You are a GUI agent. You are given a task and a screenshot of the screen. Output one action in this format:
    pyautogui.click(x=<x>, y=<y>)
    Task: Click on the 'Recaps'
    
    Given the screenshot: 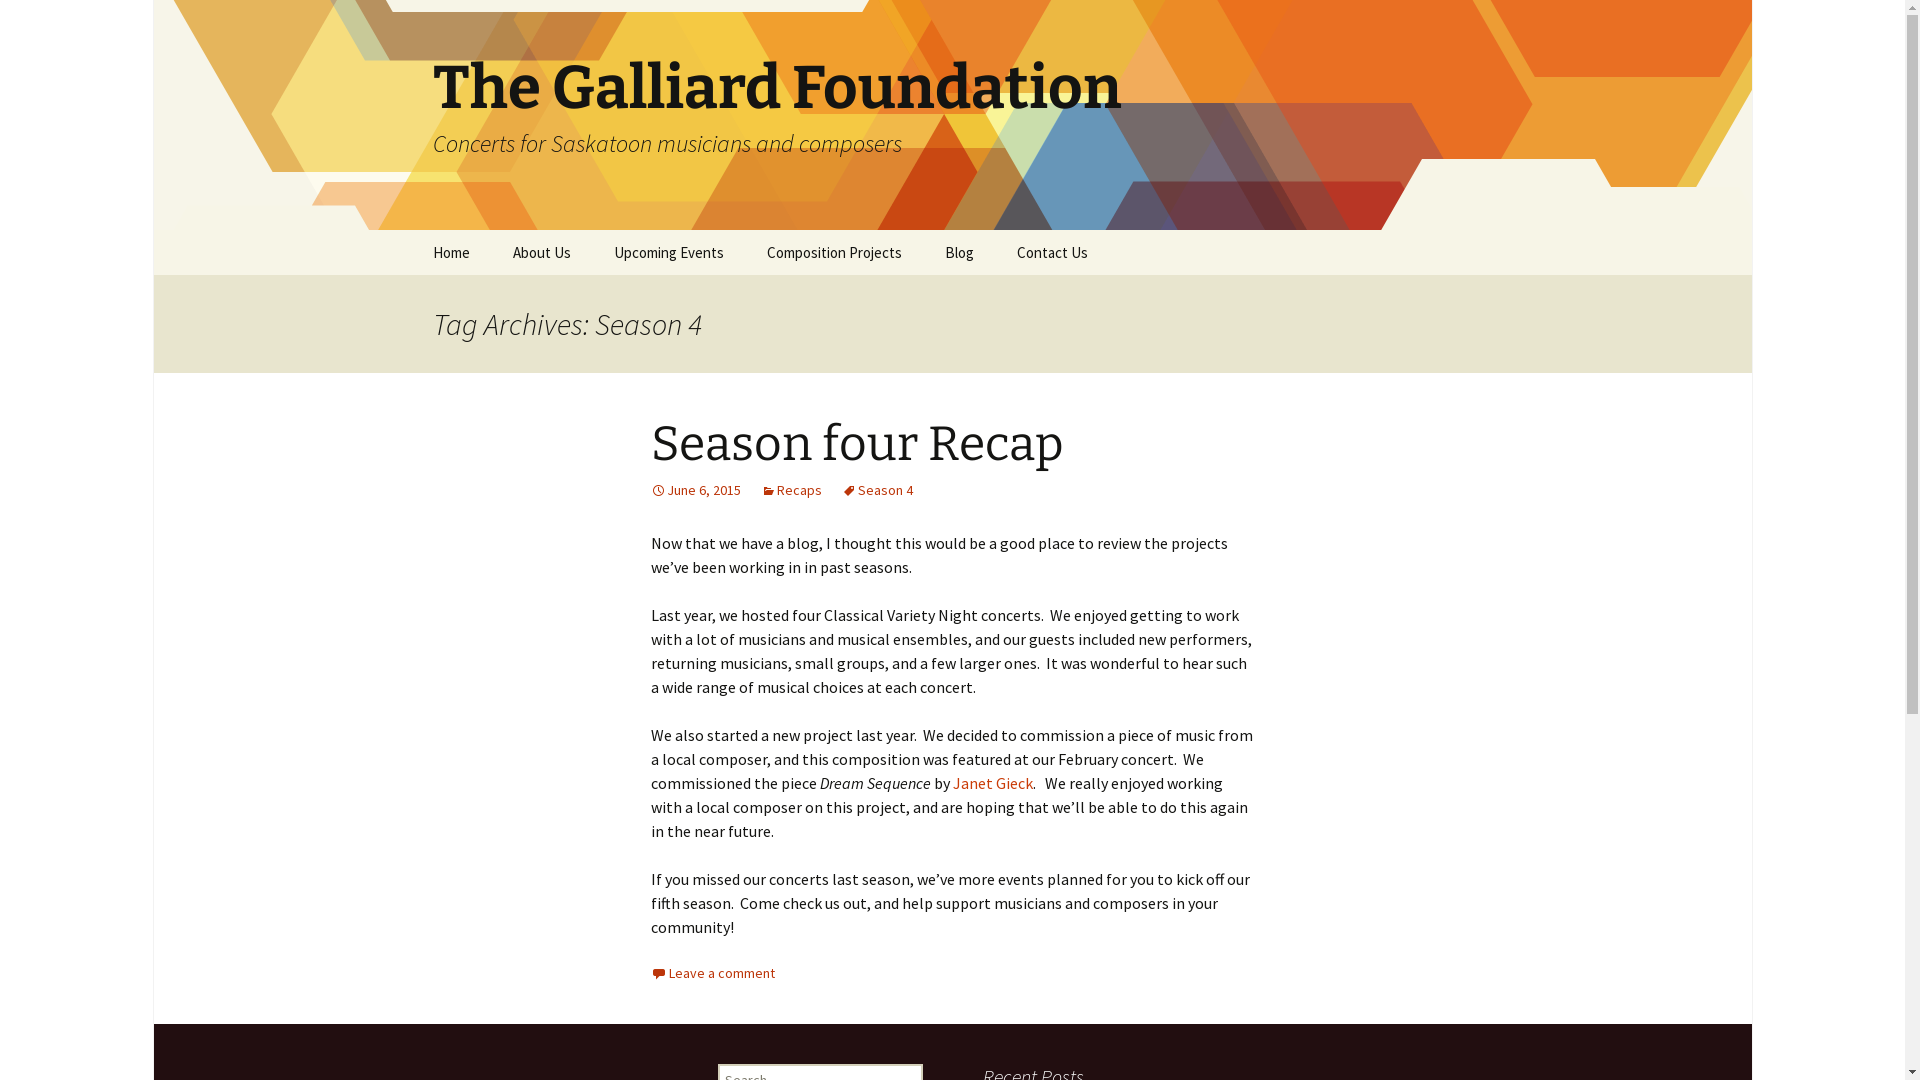 What is the action you would take?
    pyautogui.click(x=789, y=489)
    